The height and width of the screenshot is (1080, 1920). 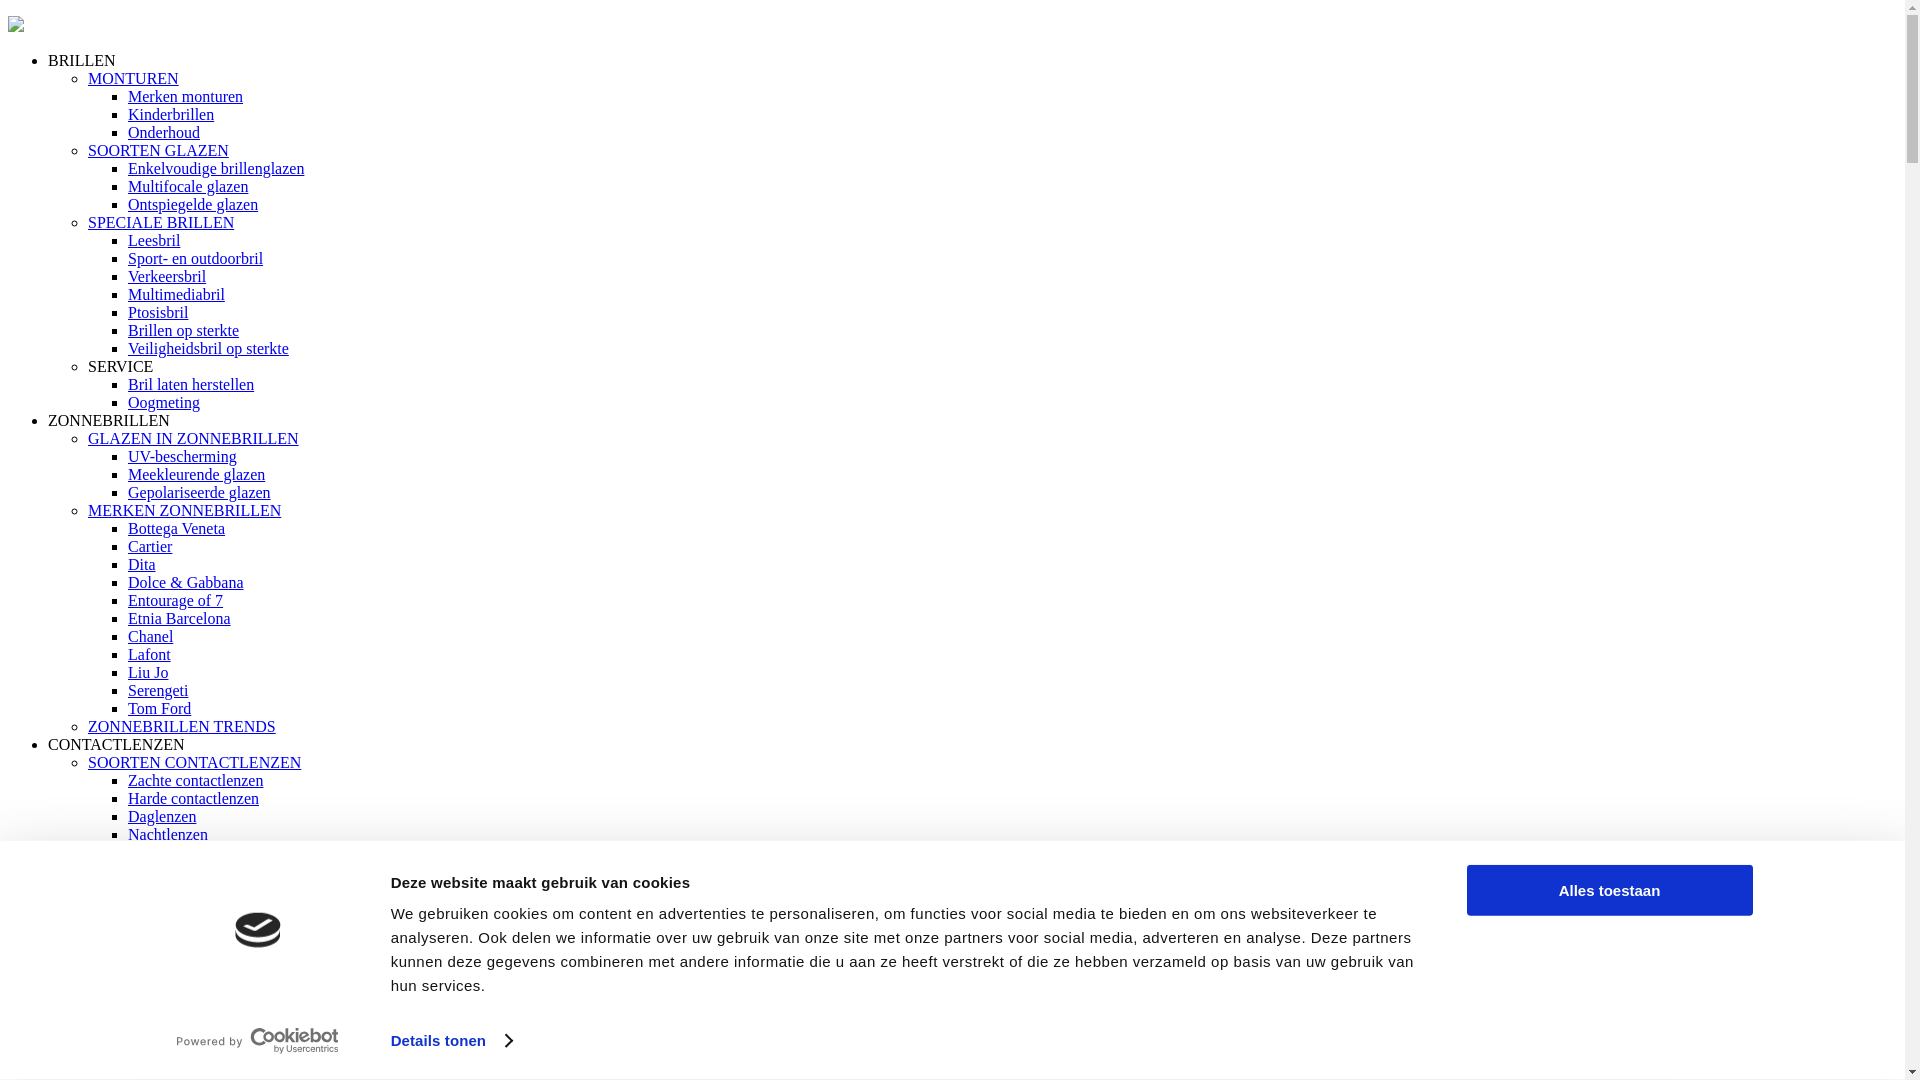 What do you see at coordinates (179, 617) in the screenshot?
I see `'Etnia Barcelona'` at bounding box center [179, 617].